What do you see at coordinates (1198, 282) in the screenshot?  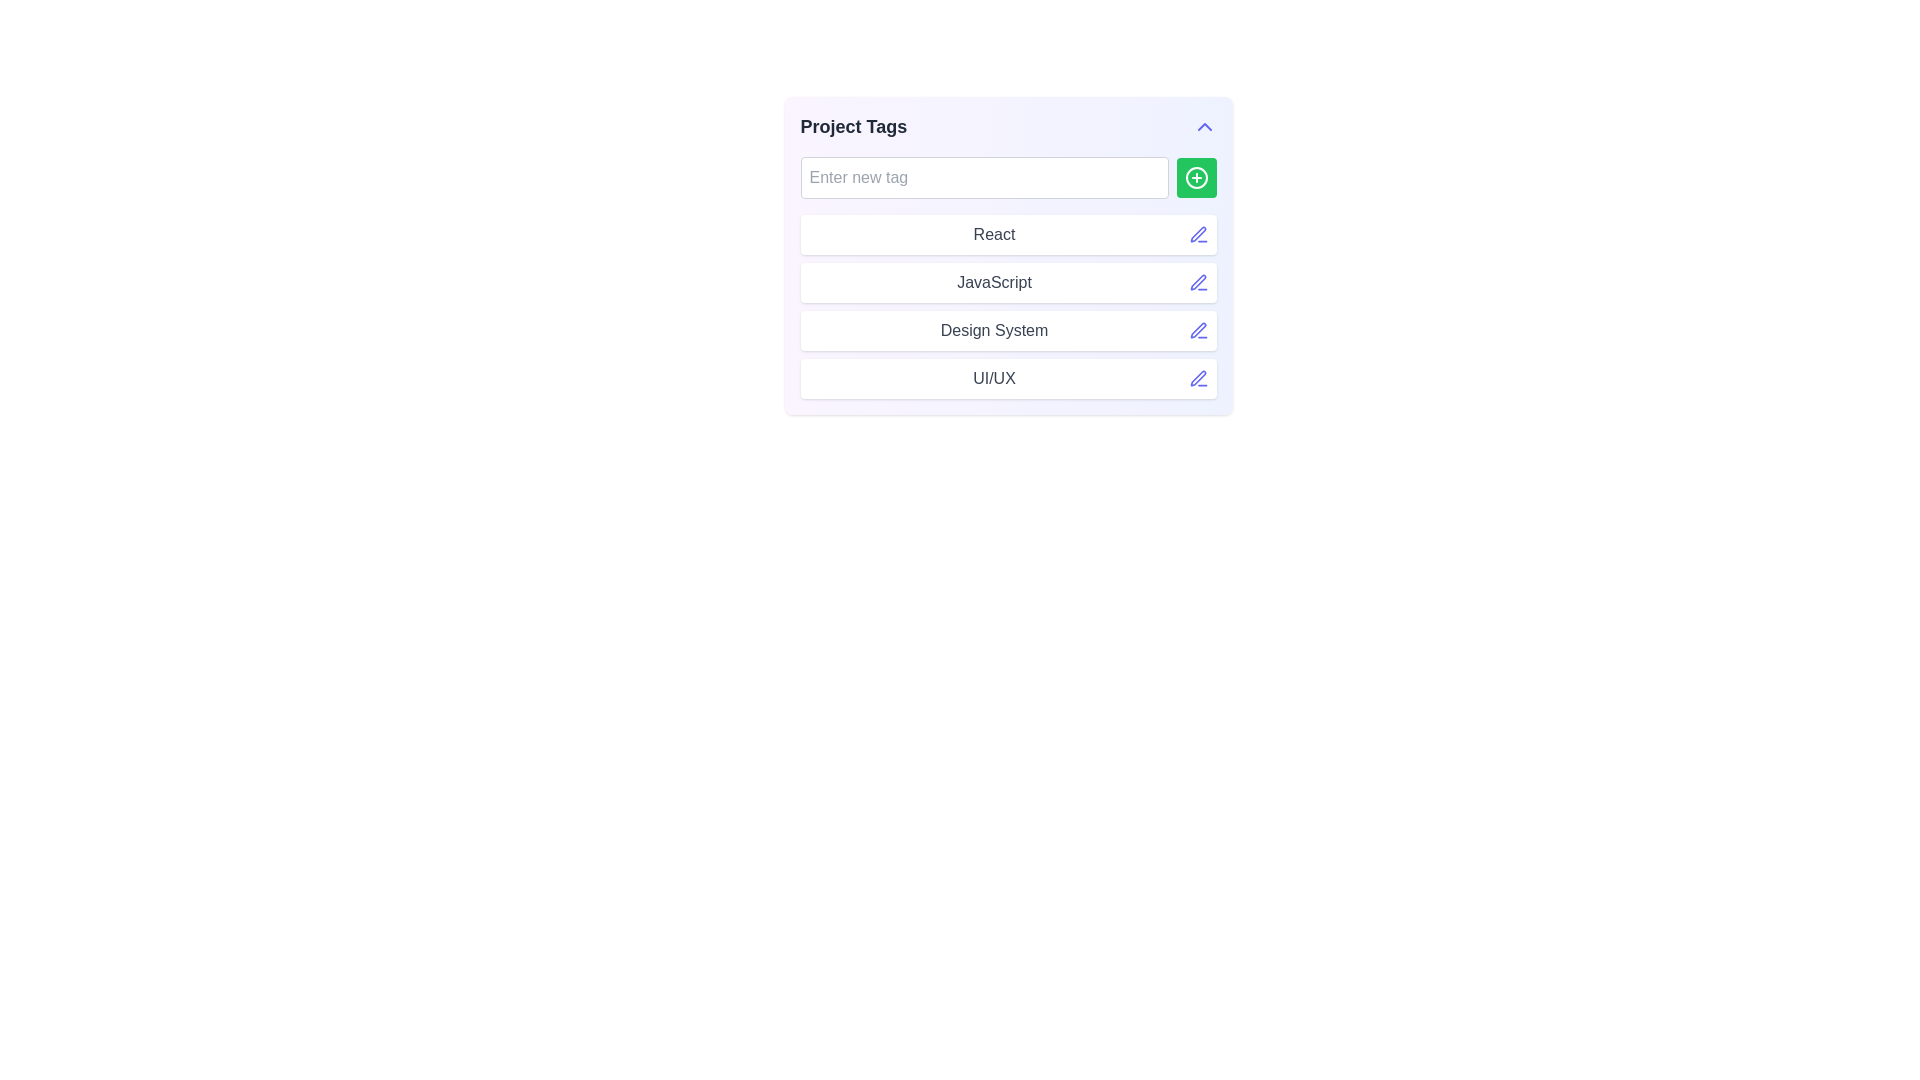 I see `the icon button located to the right of the 'JavaScript' text in the second row of the tag list` at bounding box center [1198, 282].